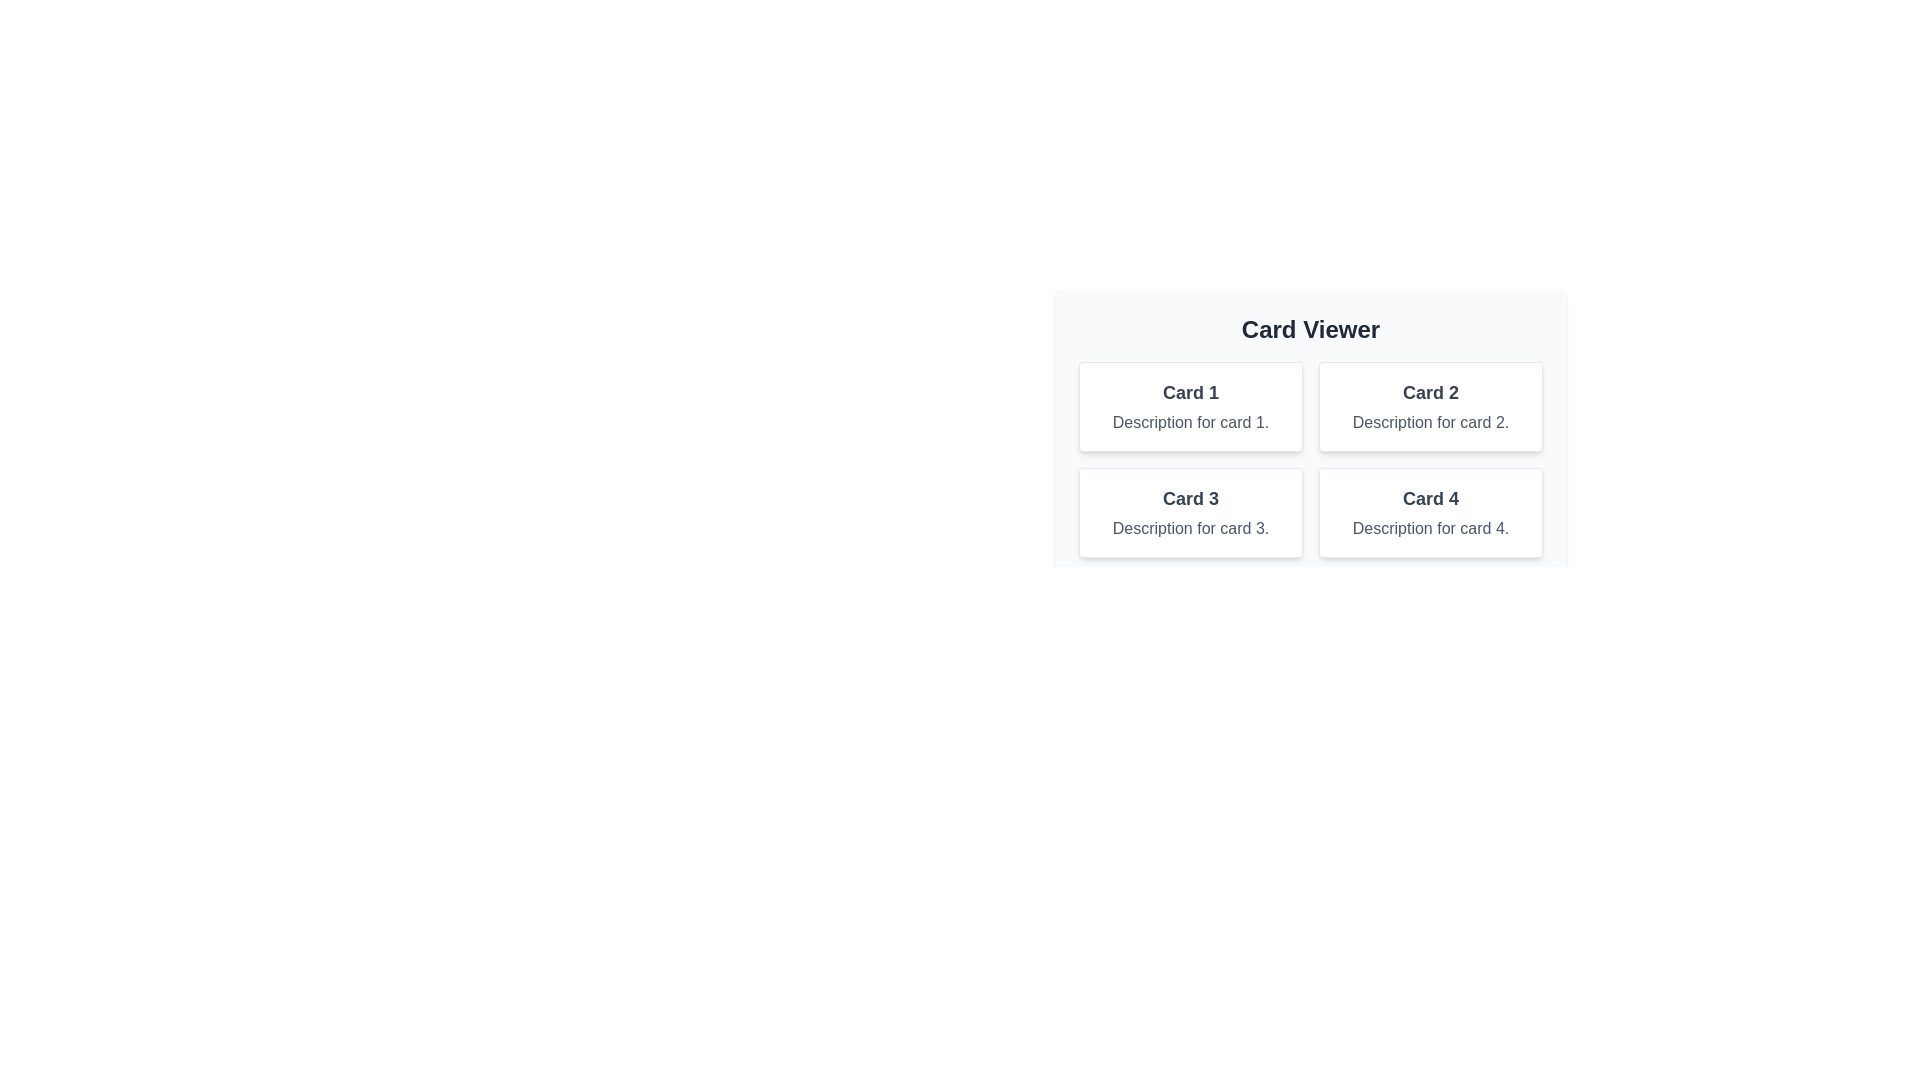 This screenshot has width=1920, height=1080. What do you see at coordinates (1429, 422) in the screenshot?
I see `the text label displaying 'Description for card 2.' located within the second card, directly beneath the 'Card 2' title` at bounding box center [1429, 422].